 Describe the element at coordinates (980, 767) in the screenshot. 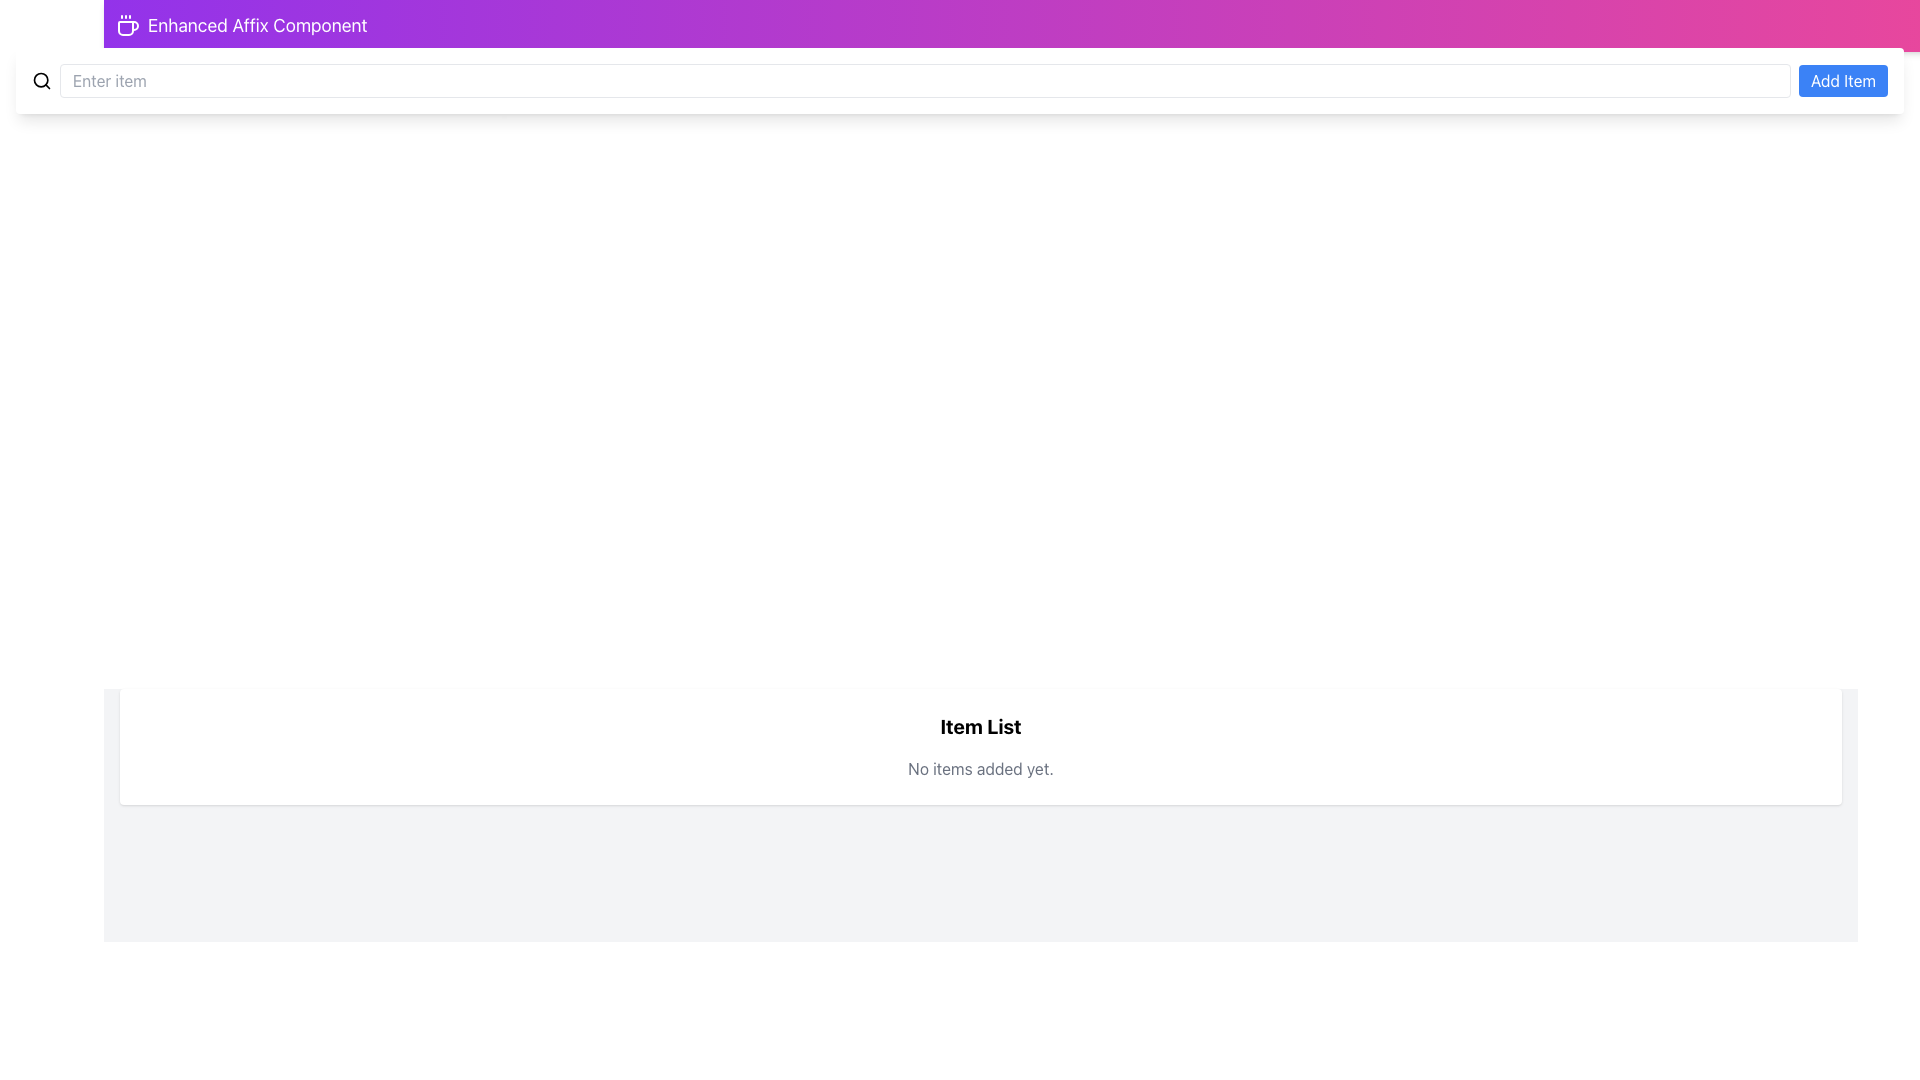

I see `the informational text label indicating that there are currently no items in the list, which is located below the title 'Item List' in a white box with rounded borders` at that location.